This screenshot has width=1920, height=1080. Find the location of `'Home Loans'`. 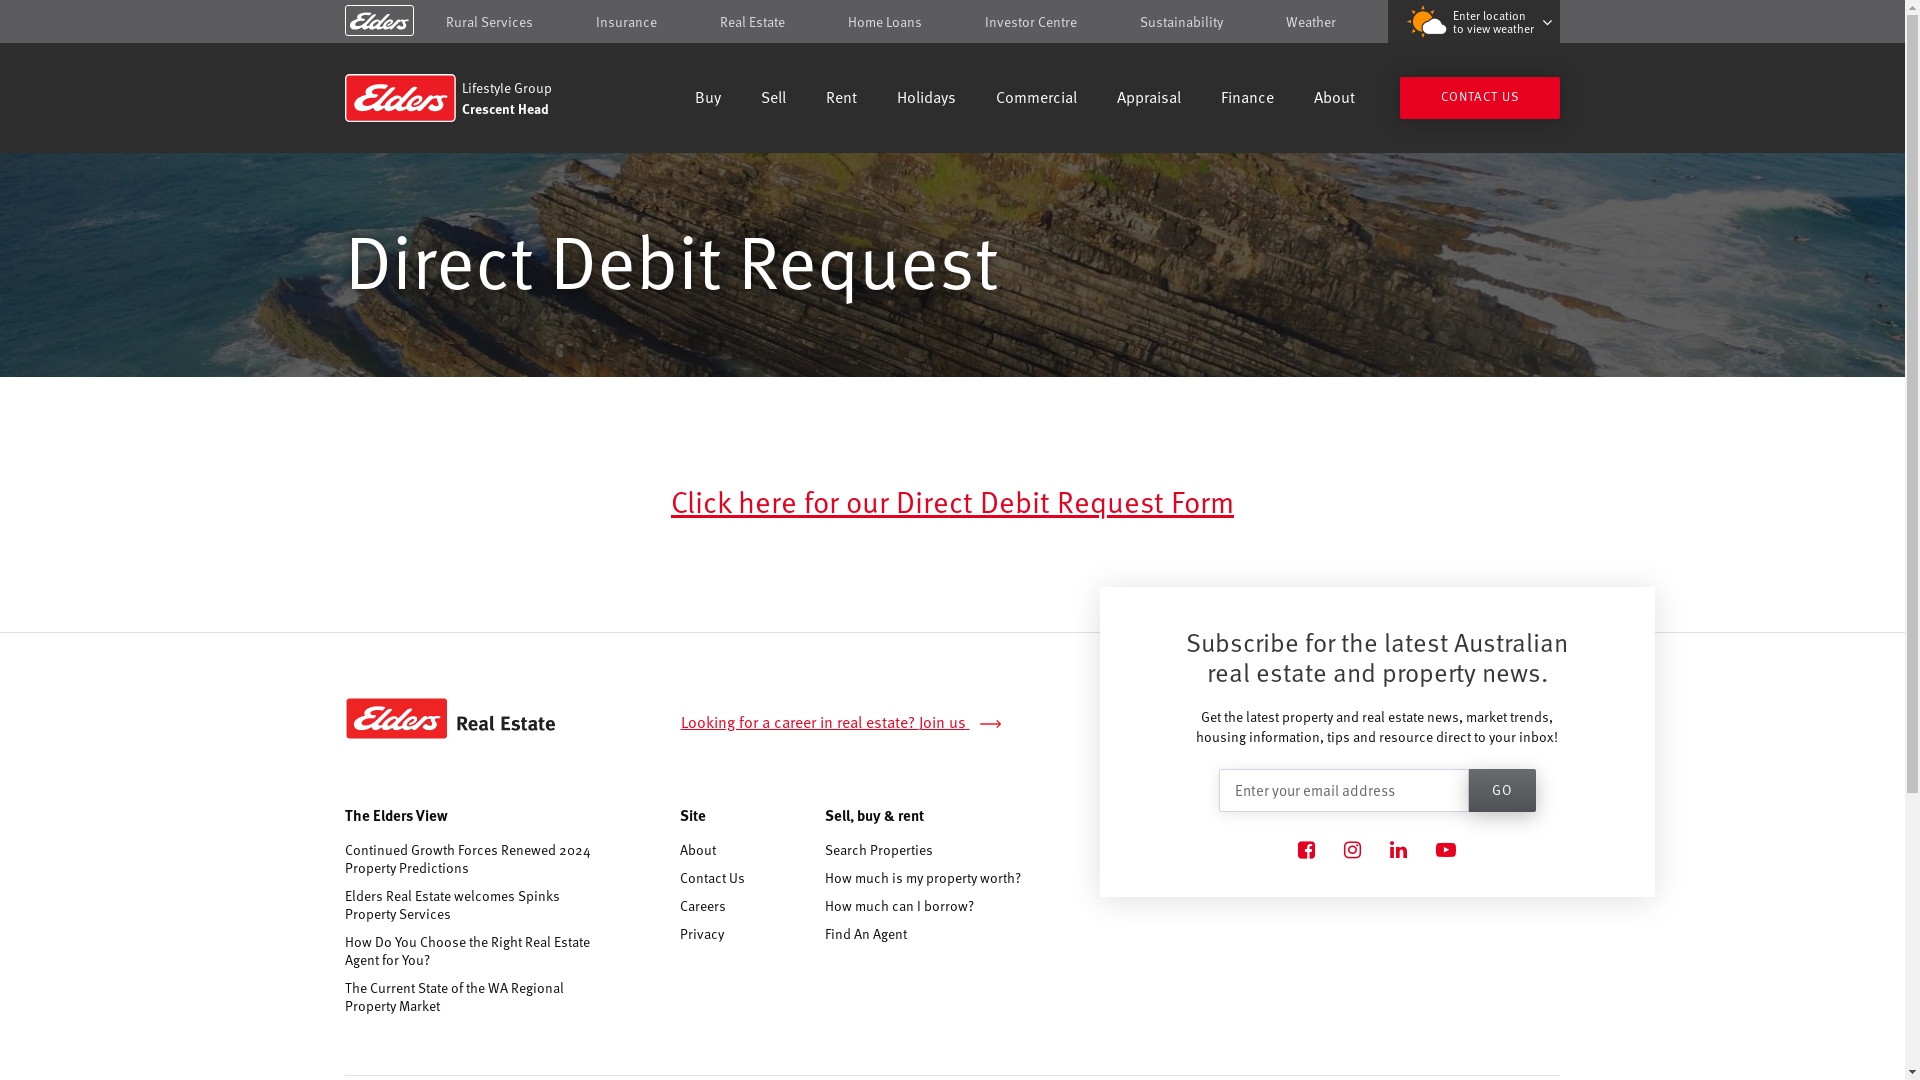

'Home Loans' is located at coordinates (883, 21).